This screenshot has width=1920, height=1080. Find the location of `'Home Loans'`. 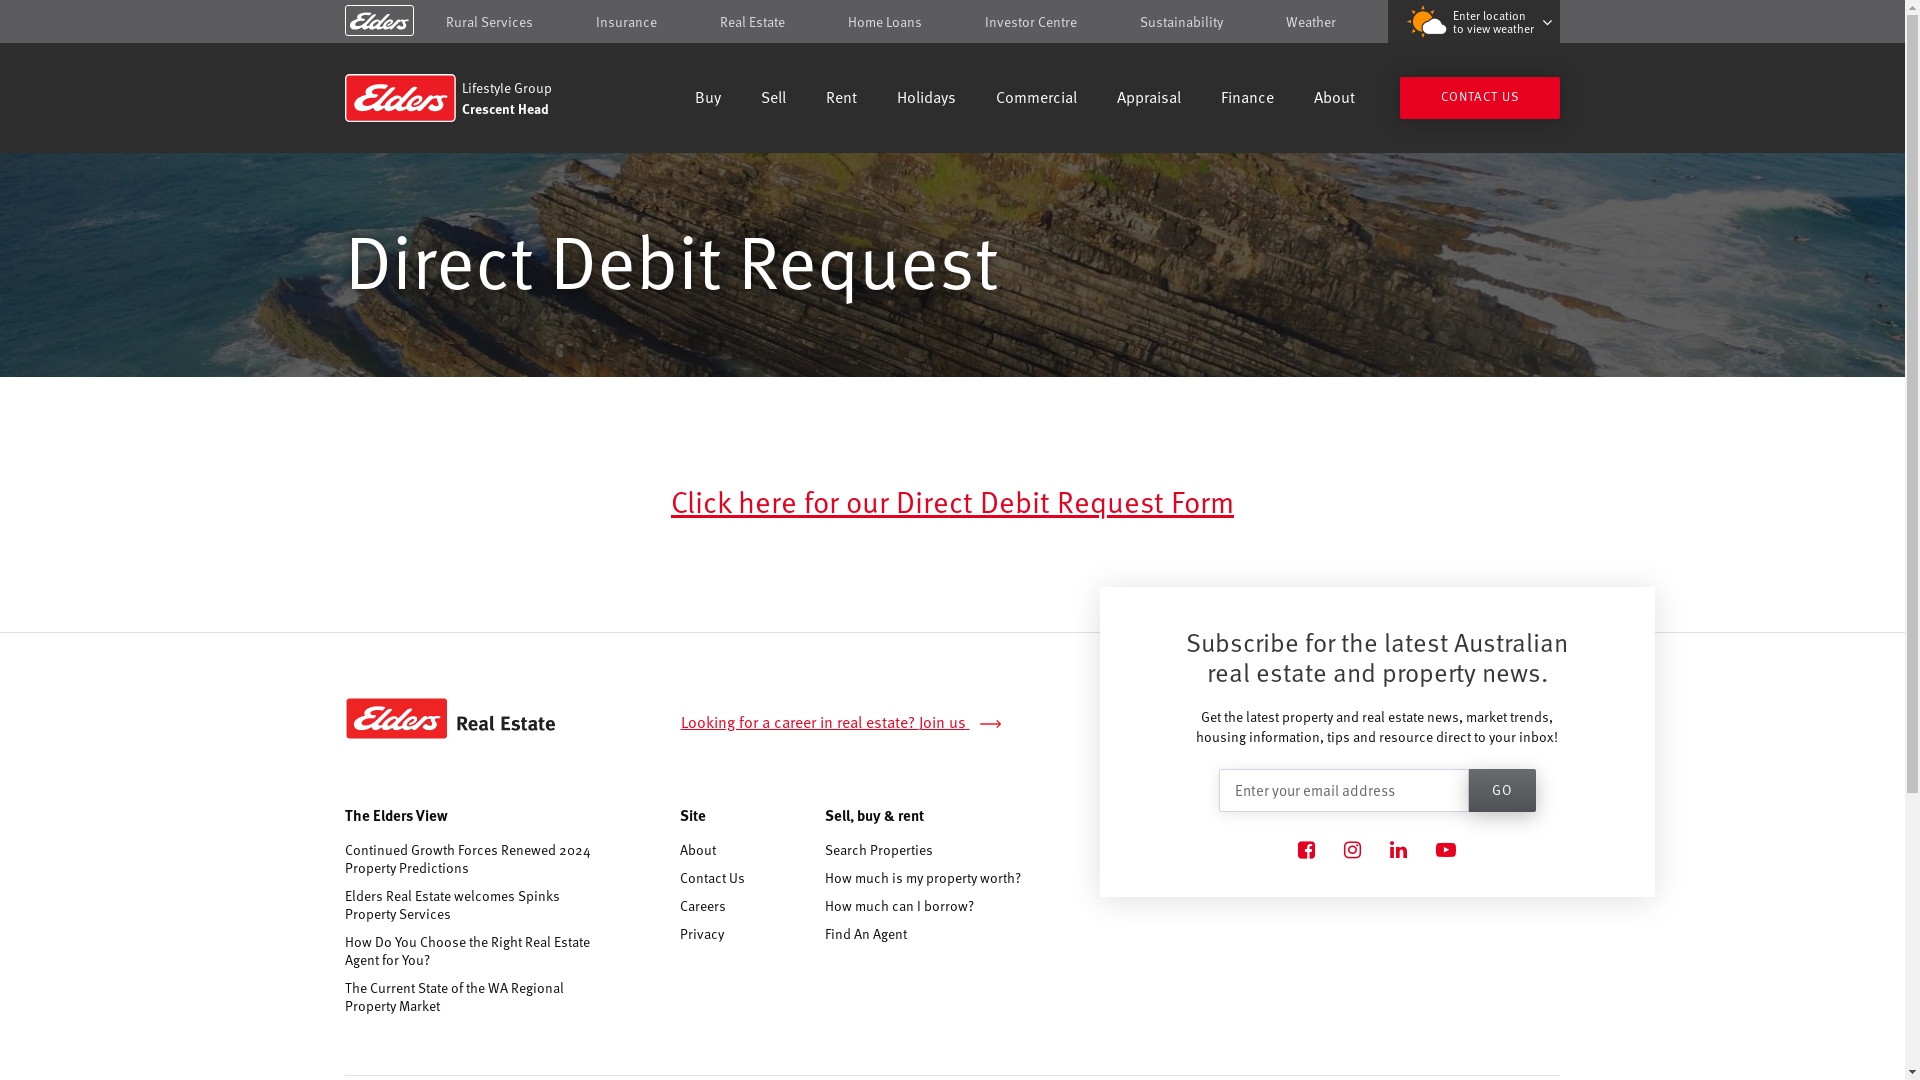

'Home Loans' is located at coordinates (883, 21).